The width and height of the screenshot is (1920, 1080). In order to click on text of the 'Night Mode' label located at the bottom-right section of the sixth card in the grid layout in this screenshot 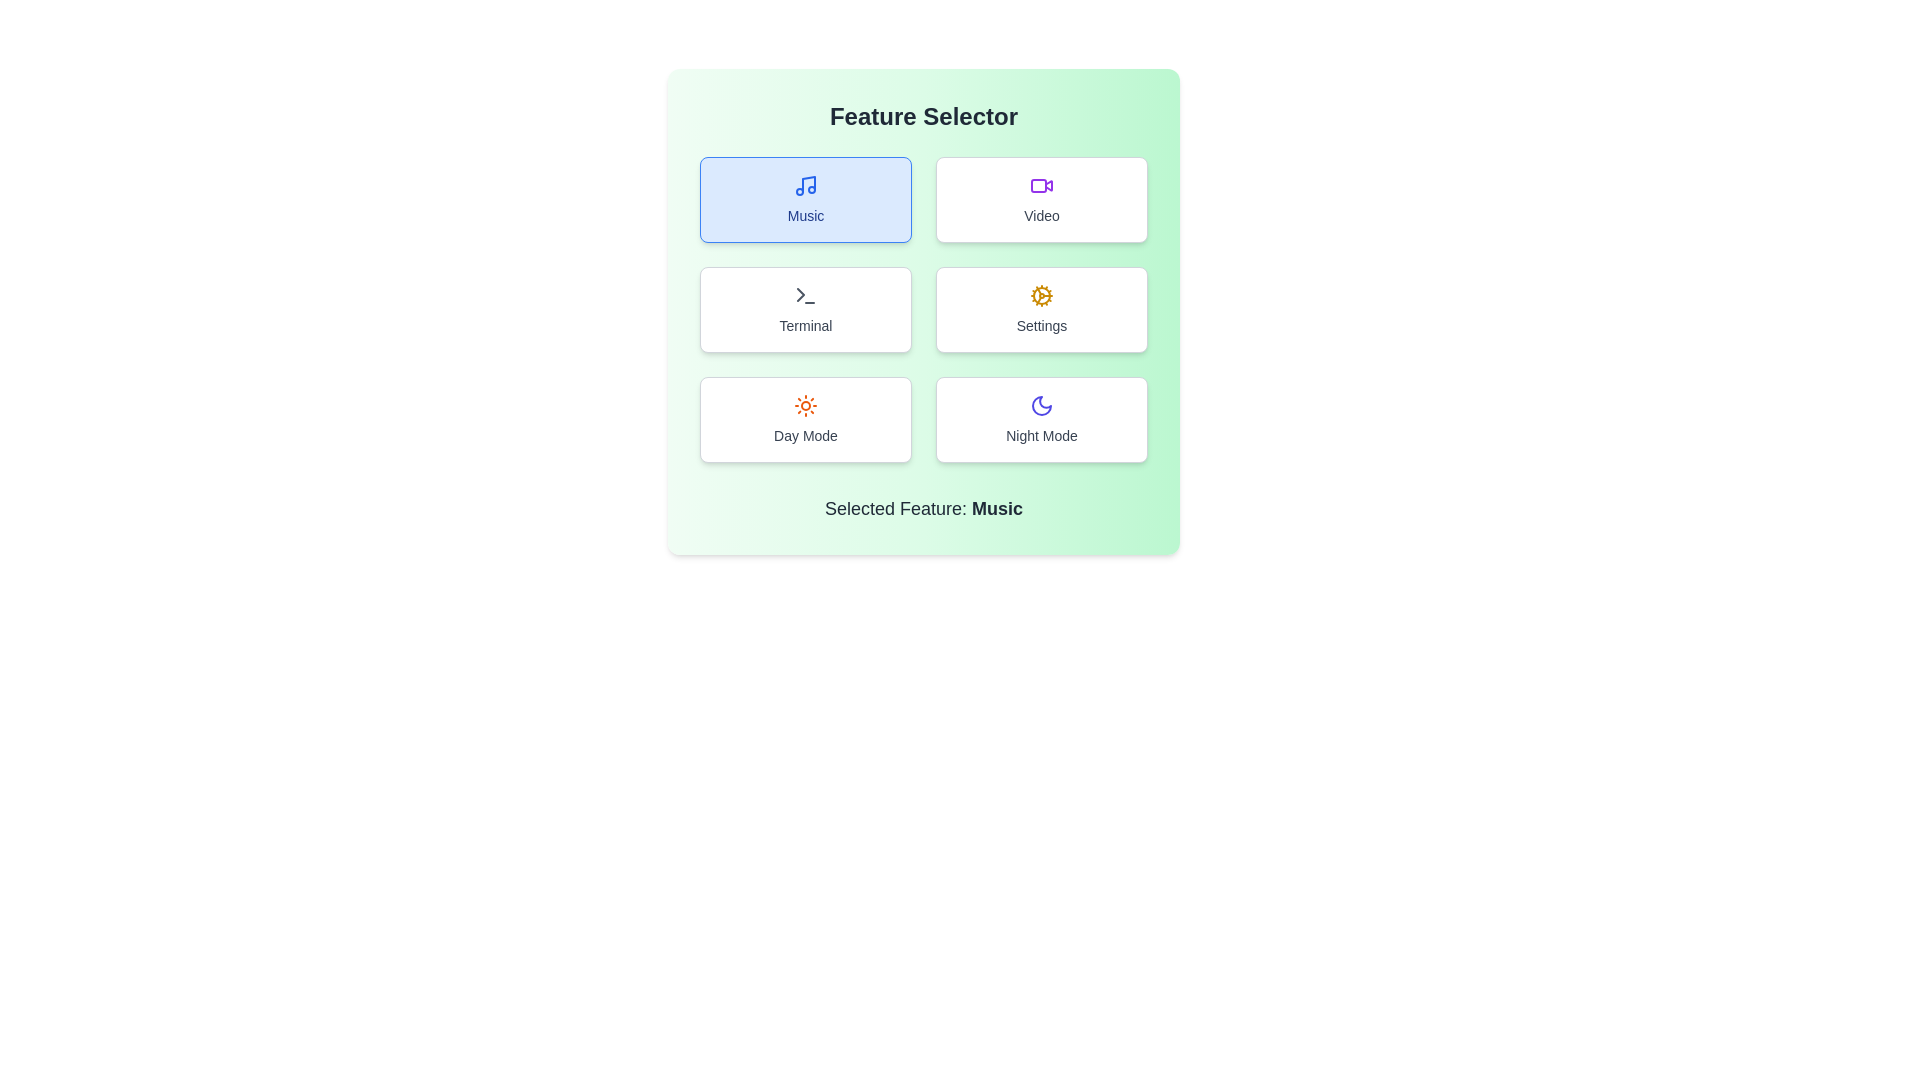, I will do `click(1040, 434)`.